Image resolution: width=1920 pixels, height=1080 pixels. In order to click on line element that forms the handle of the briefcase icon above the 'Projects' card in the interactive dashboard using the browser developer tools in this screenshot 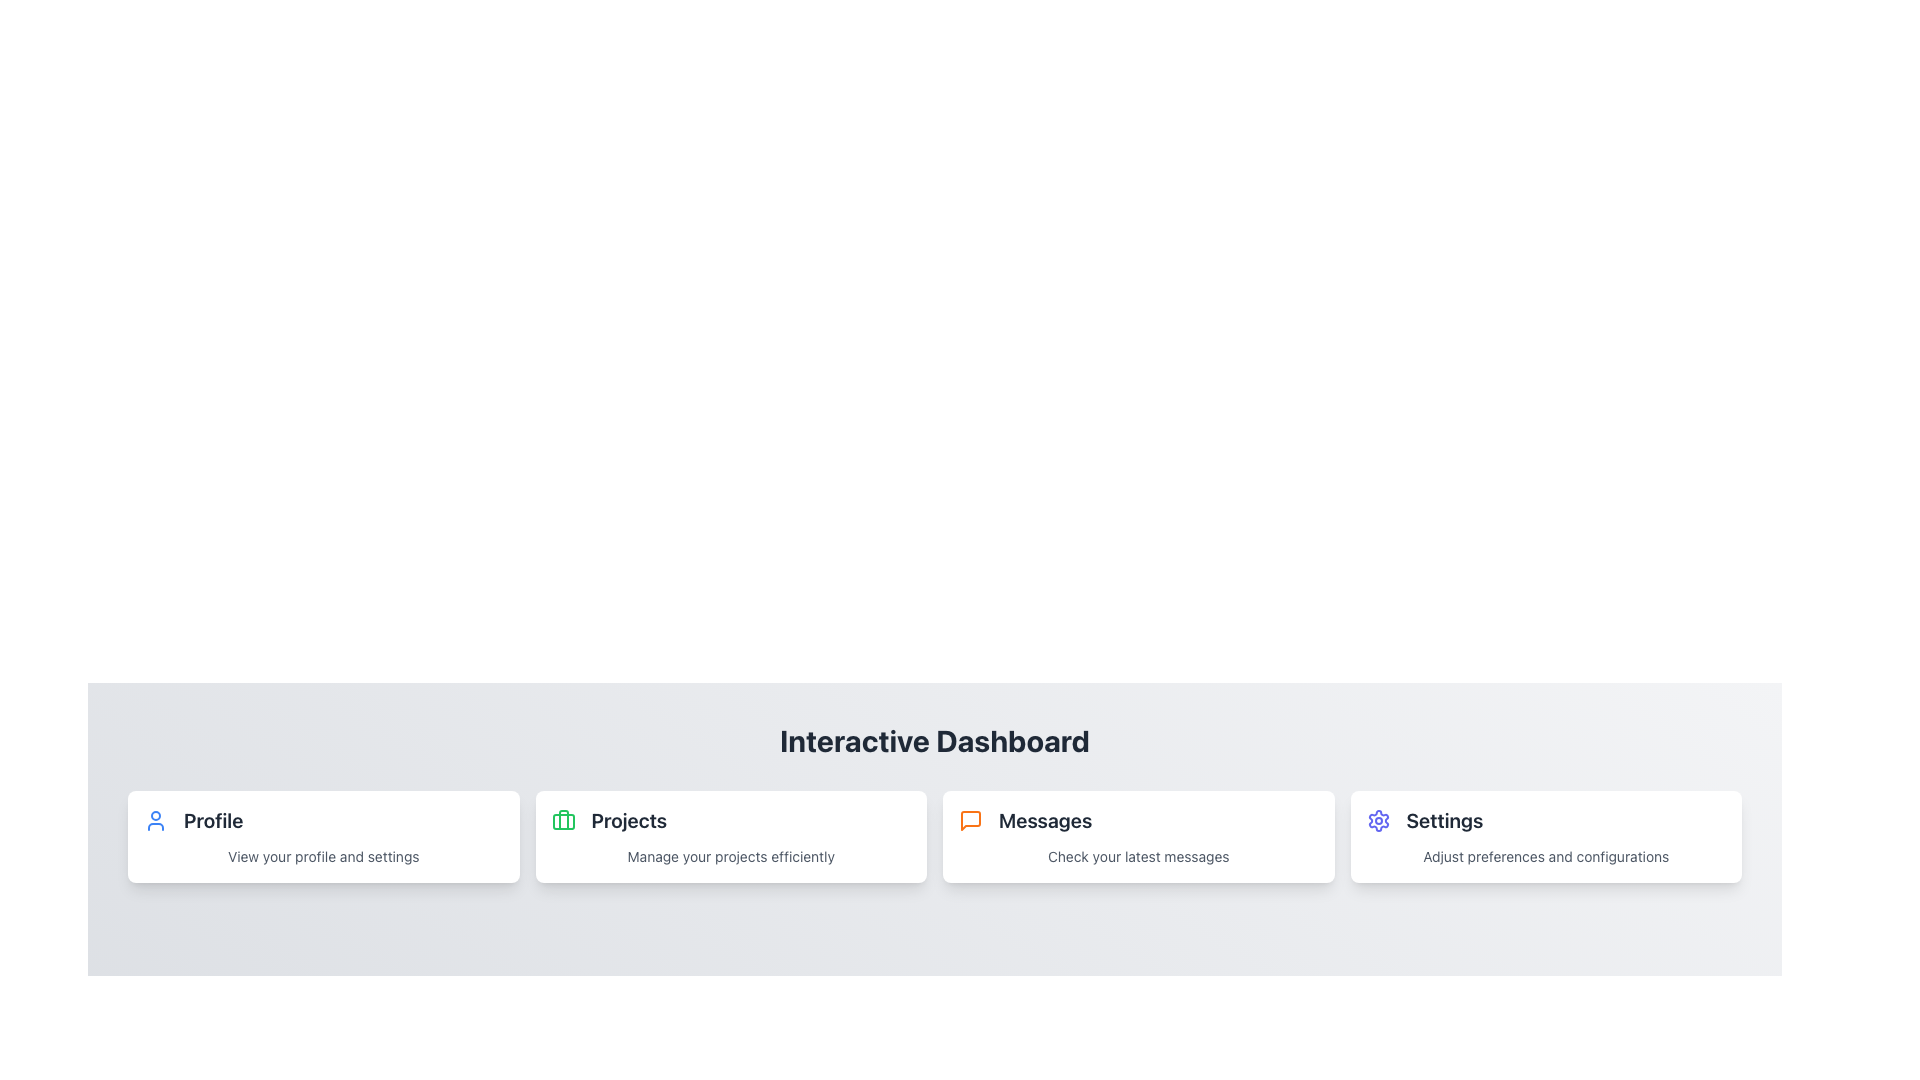, I will do `click(562, 820)`.